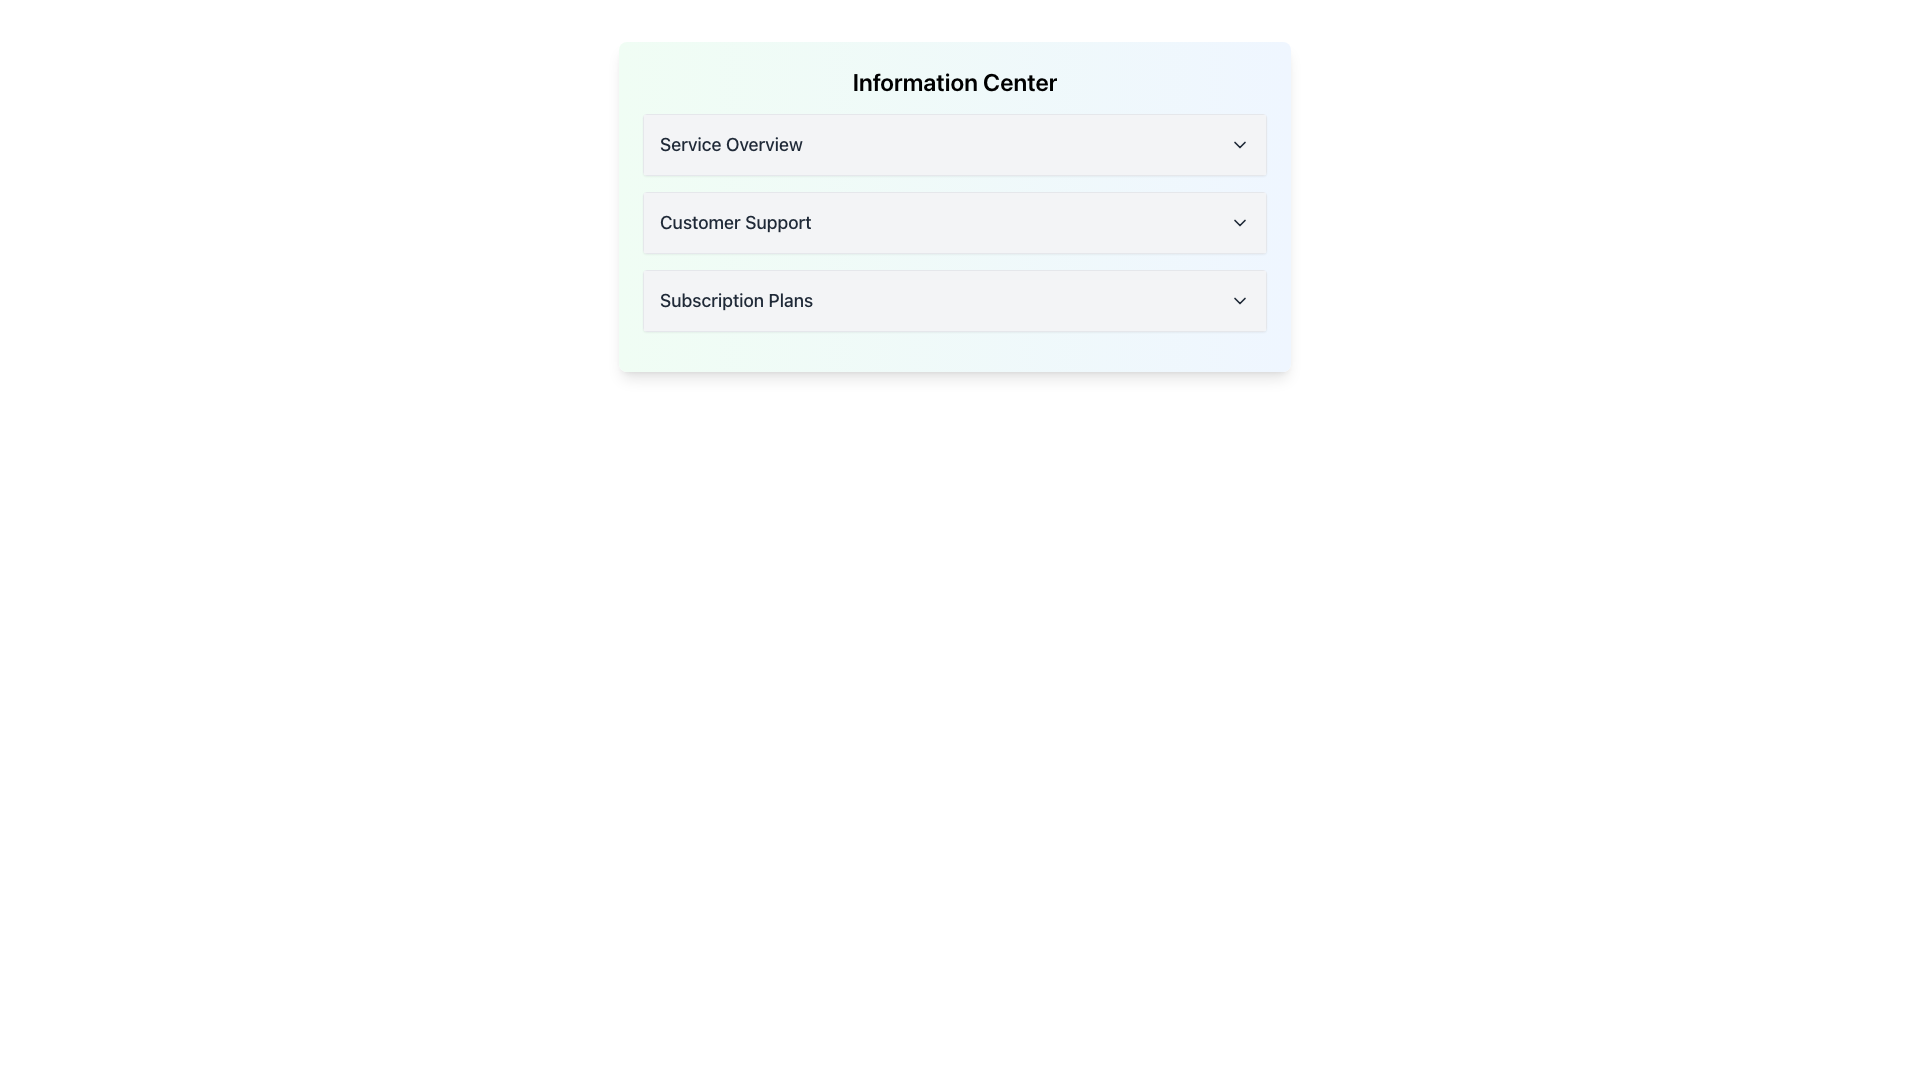  I want to click on the icon located at the far-right of the 'Customer Support' row in the navigation menu, so click(1238, 223).